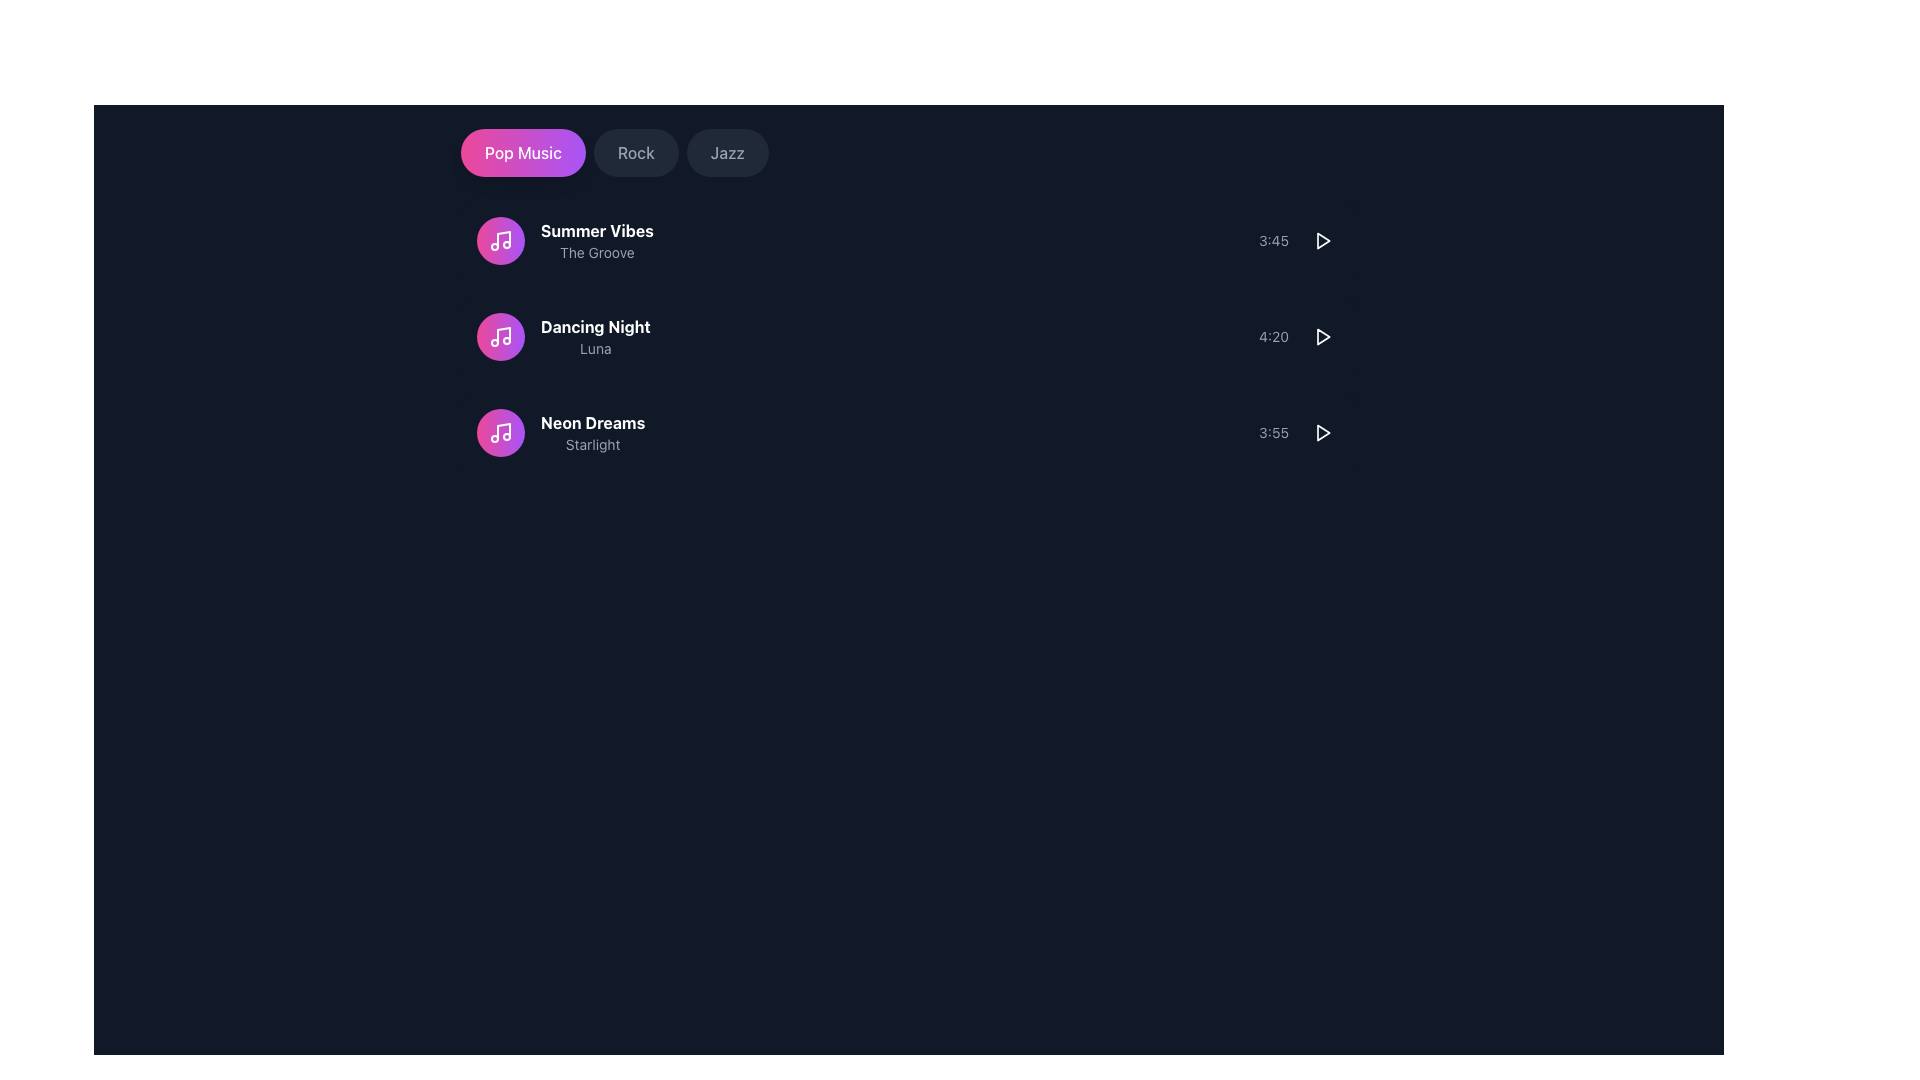 The width and height of the screenshot is (1920, 1080). What do you see at coordinates (1323, 239) in the screenshot?
I see `the 'play' button icon located at the far right of the row containing the song 'Summer Vibes'` at bounding box center [1323, 239].